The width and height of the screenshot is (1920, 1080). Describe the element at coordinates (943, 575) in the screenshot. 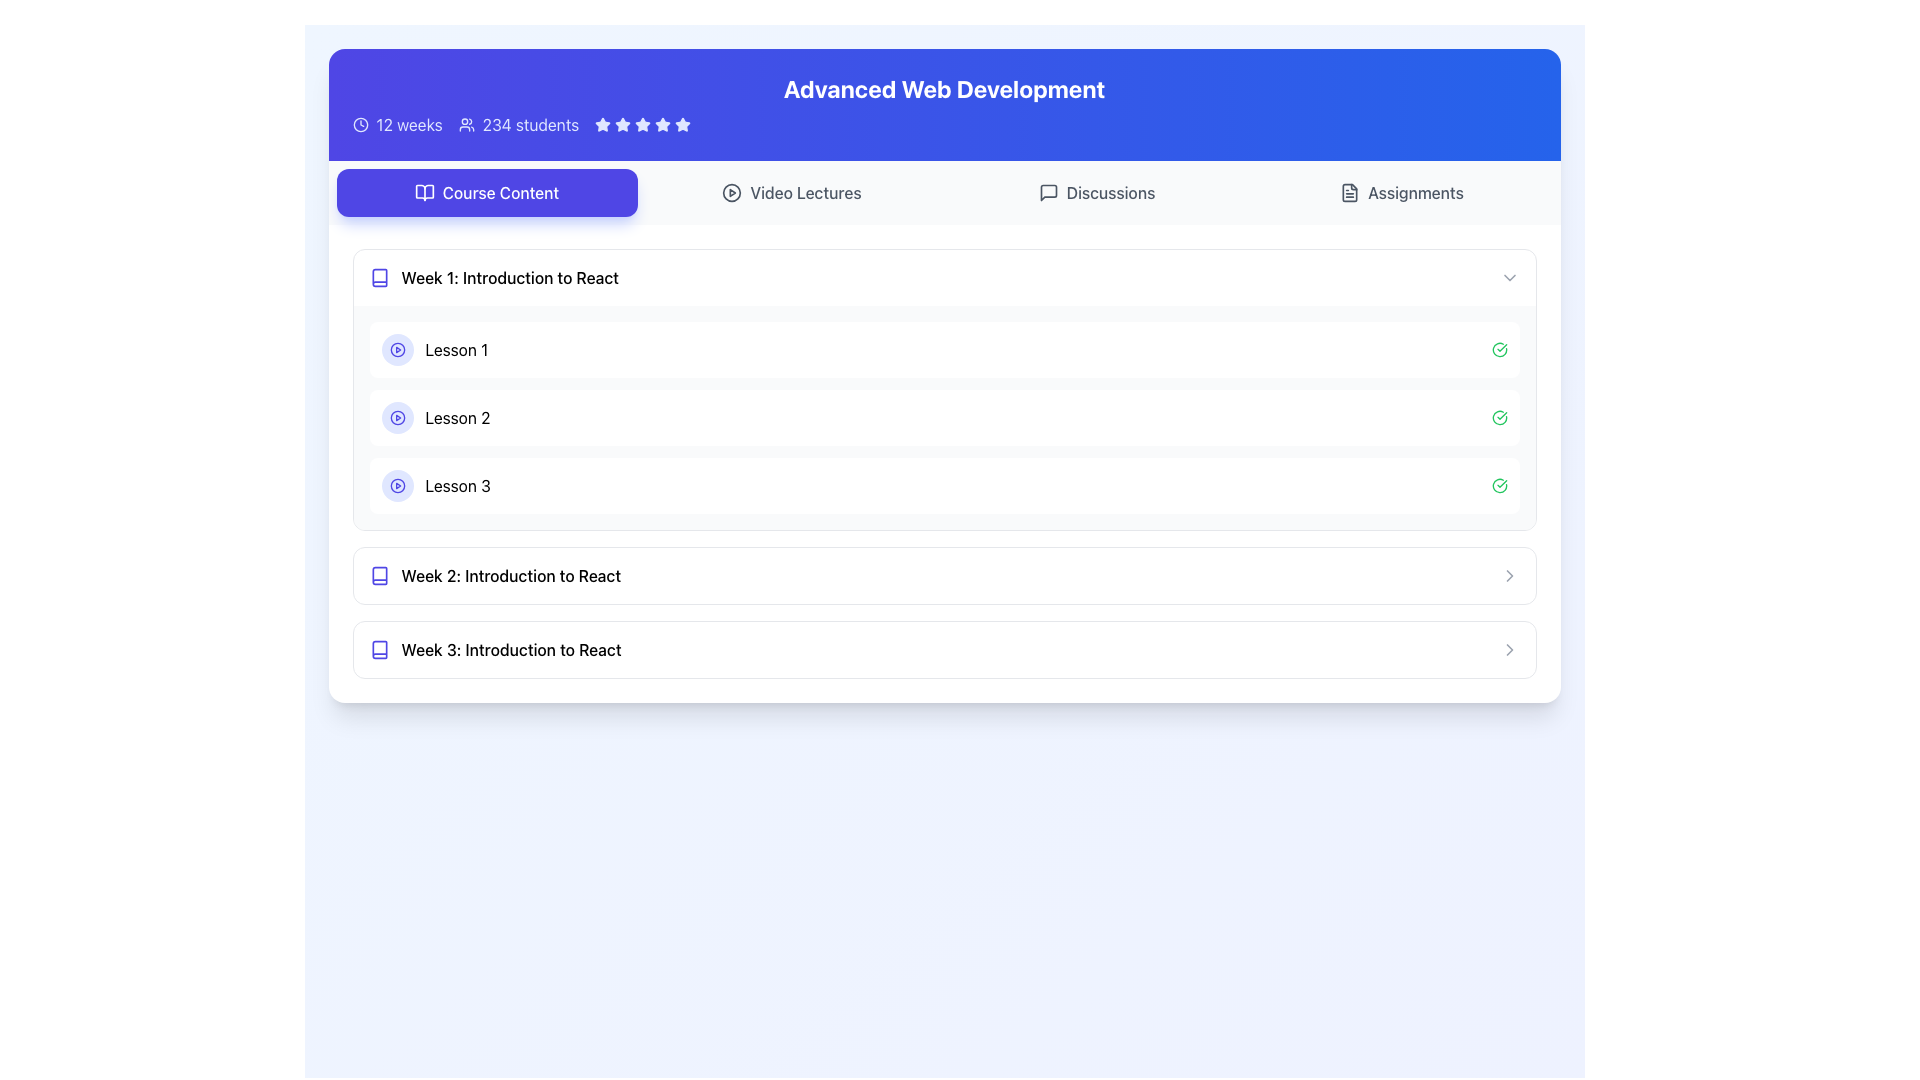

I see `the second row in the list of weekly topics labeled 'Week 2: Introduction to React'` at that location.